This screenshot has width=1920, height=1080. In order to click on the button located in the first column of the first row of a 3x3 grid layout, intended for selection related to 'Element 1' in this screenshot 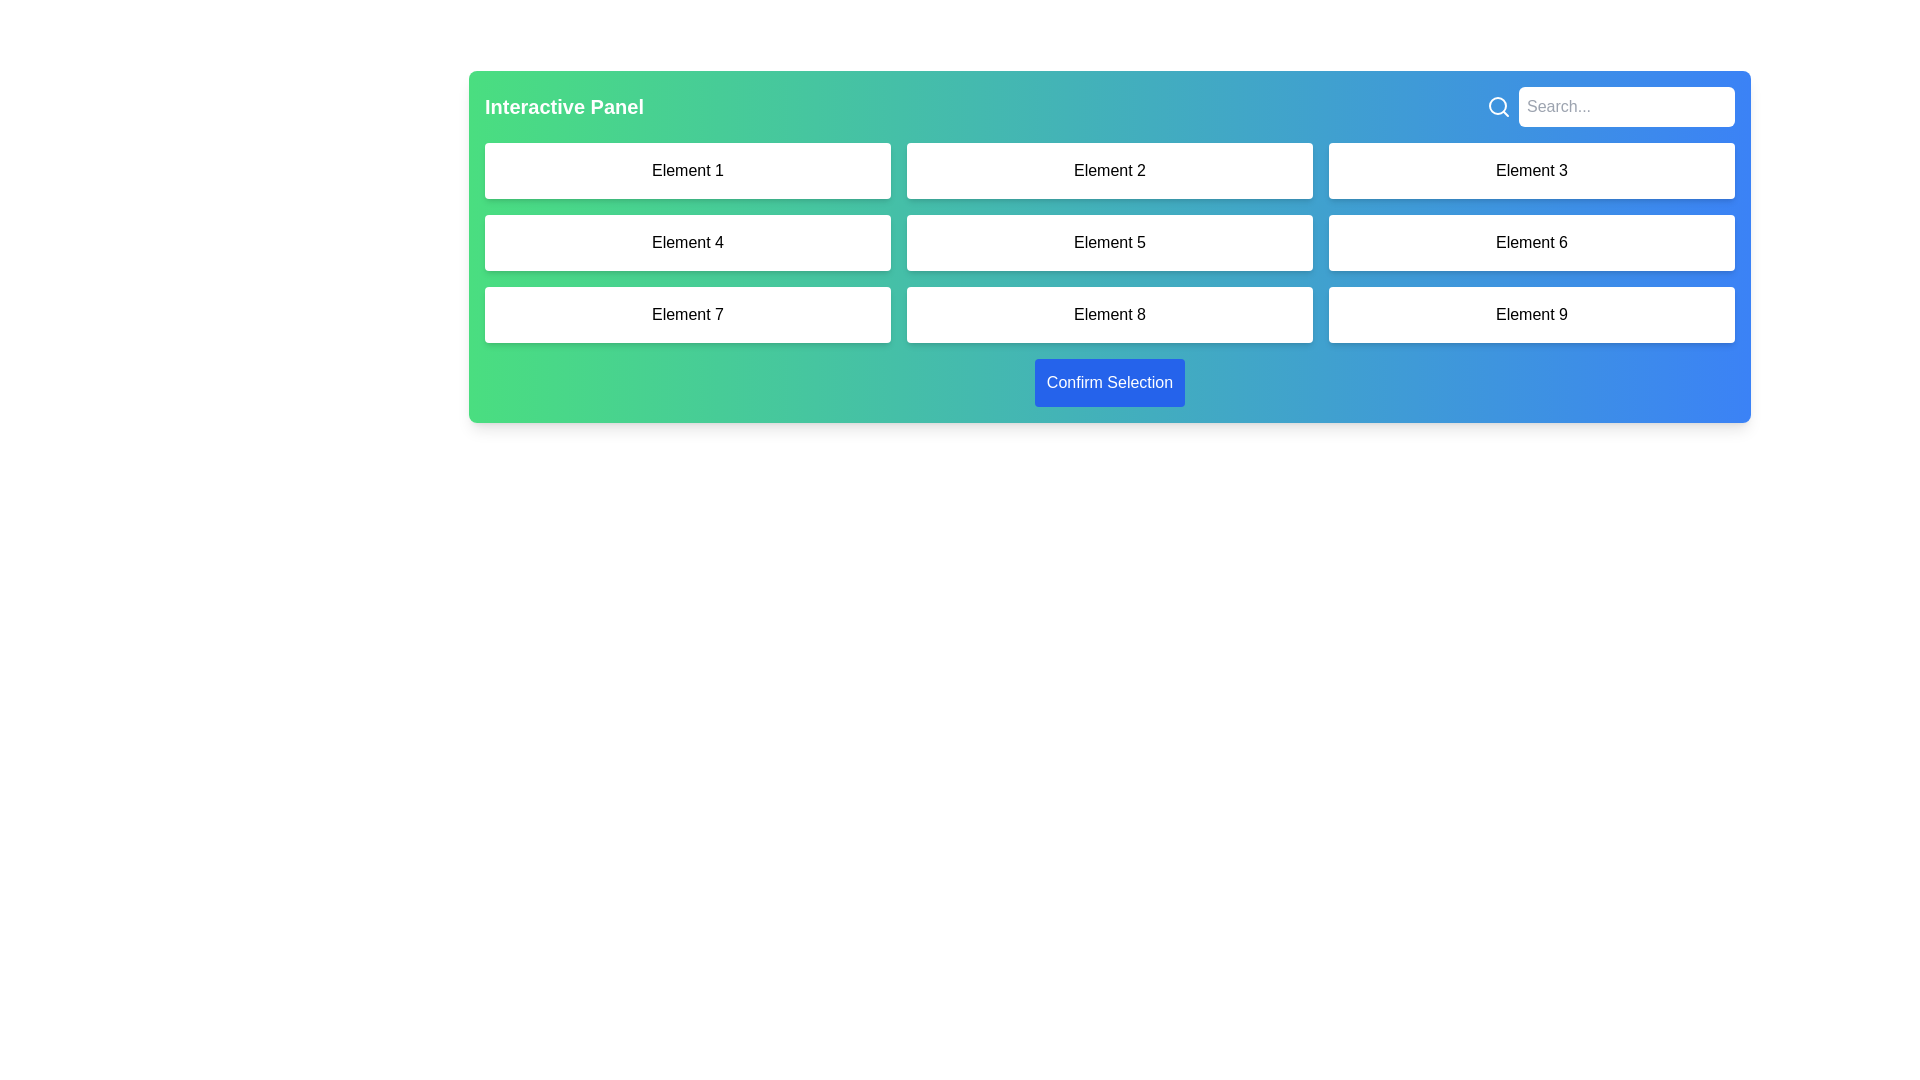, I will do `click(687, 169)`.